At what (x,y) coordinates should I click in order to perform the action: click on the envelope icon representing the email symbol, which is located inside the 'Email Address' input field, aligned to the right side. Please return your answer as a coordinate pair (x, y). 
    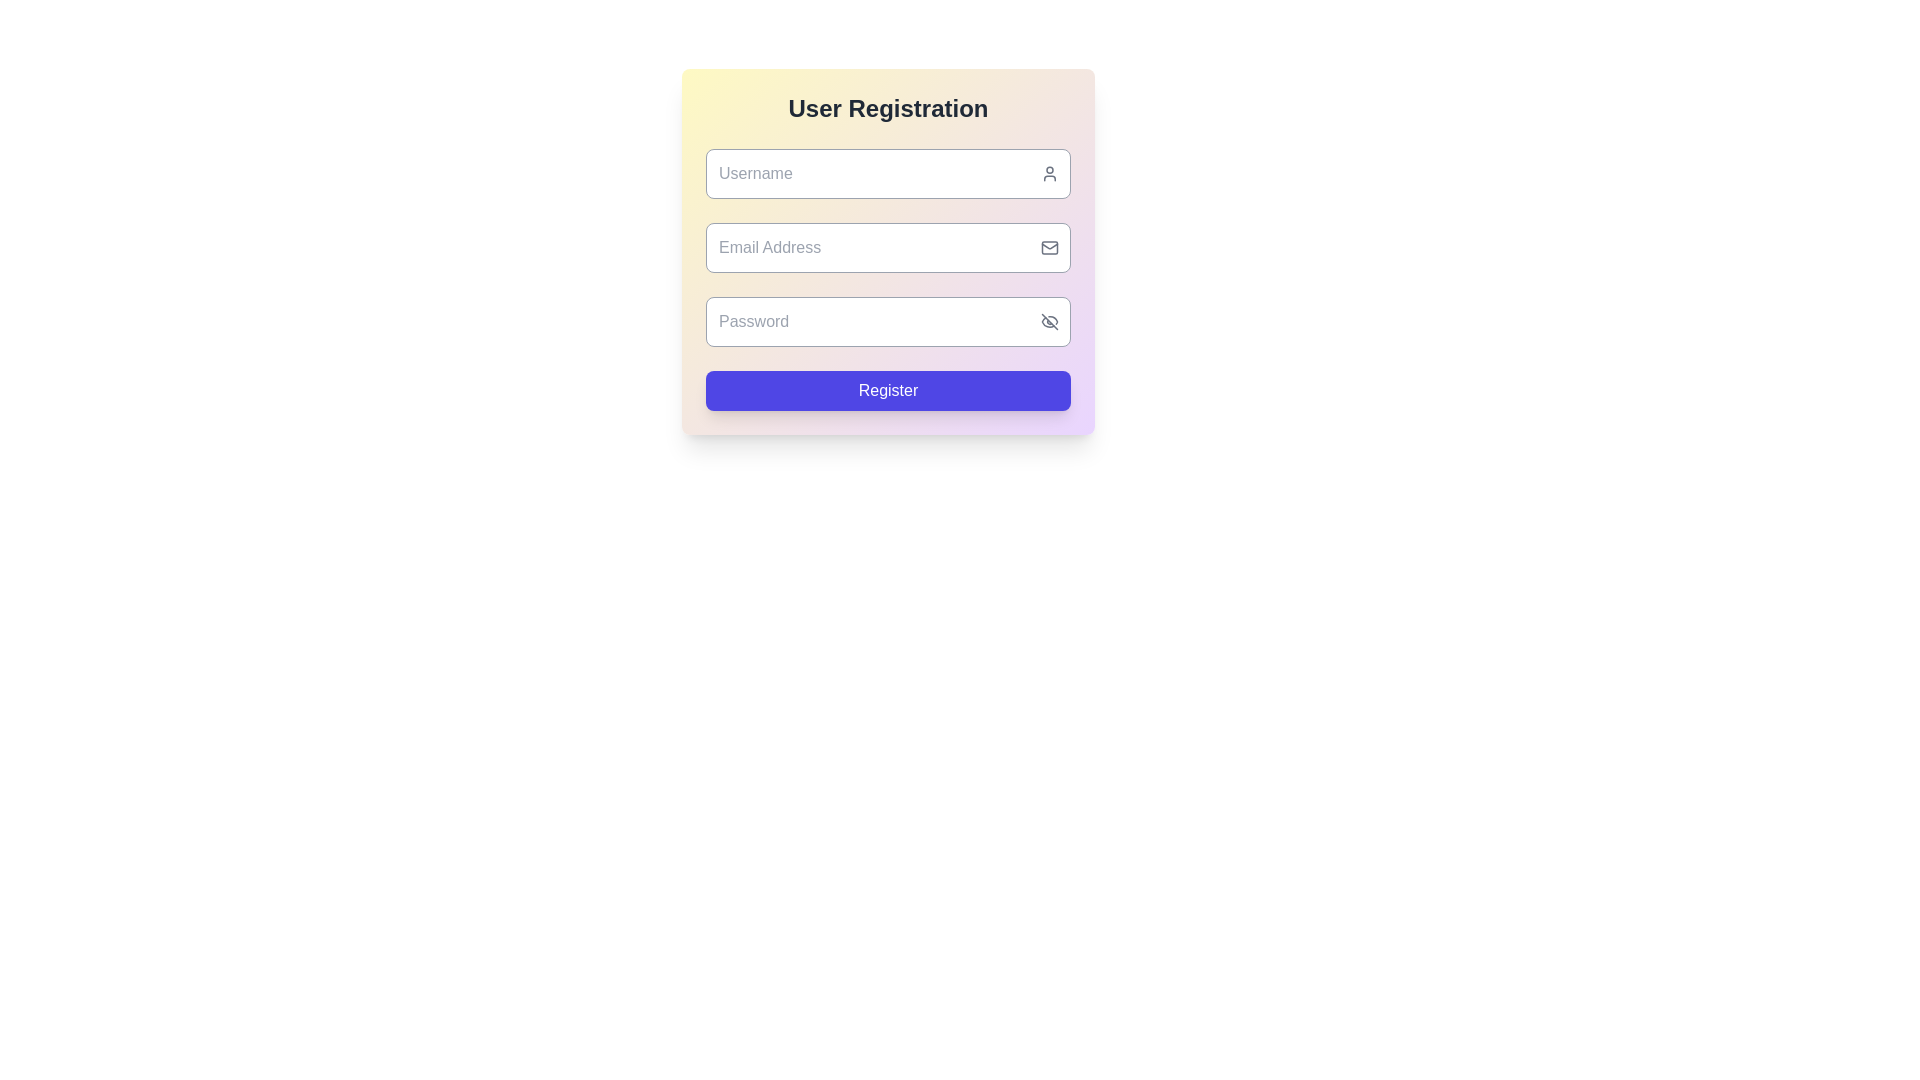
    Looking at the image, I should click on (1049, 246).